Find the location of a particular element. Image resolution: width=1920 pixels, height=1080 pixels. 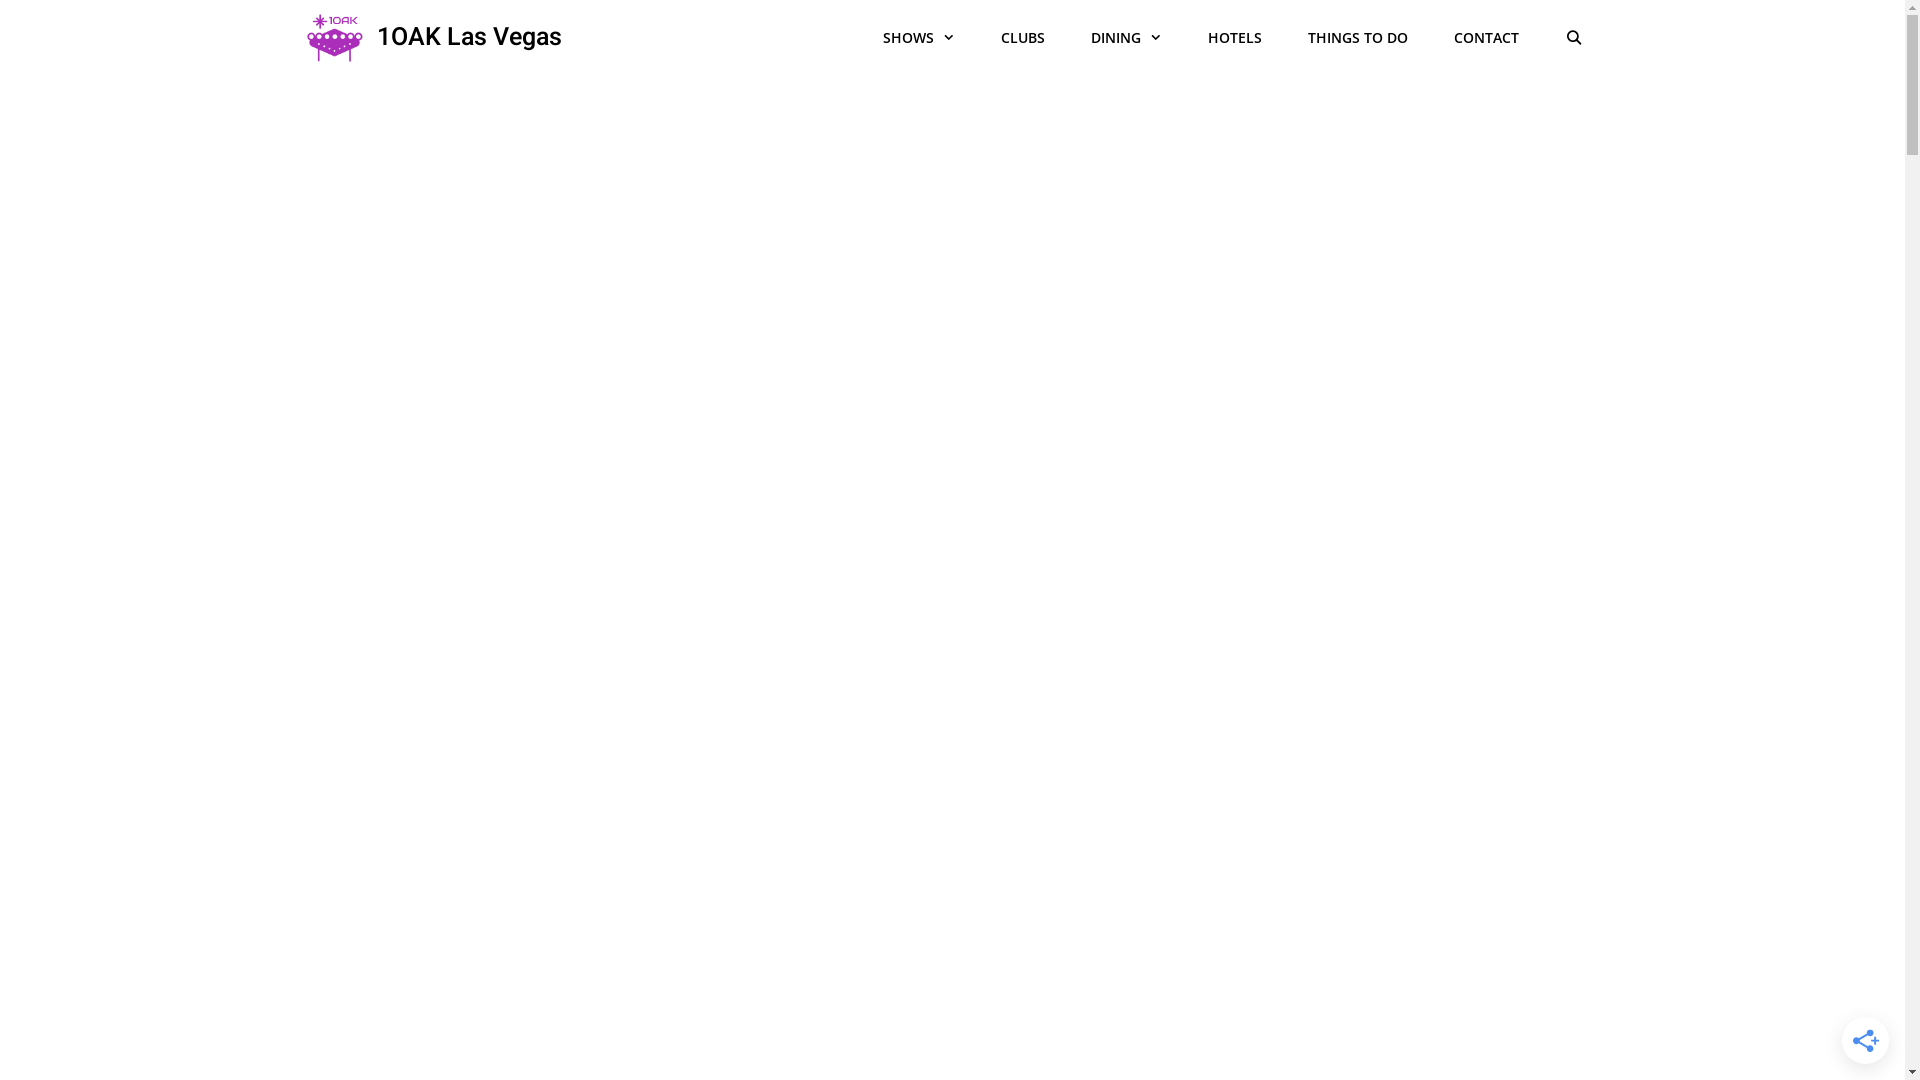

'DINING' is located at coordinates (1126, 38).